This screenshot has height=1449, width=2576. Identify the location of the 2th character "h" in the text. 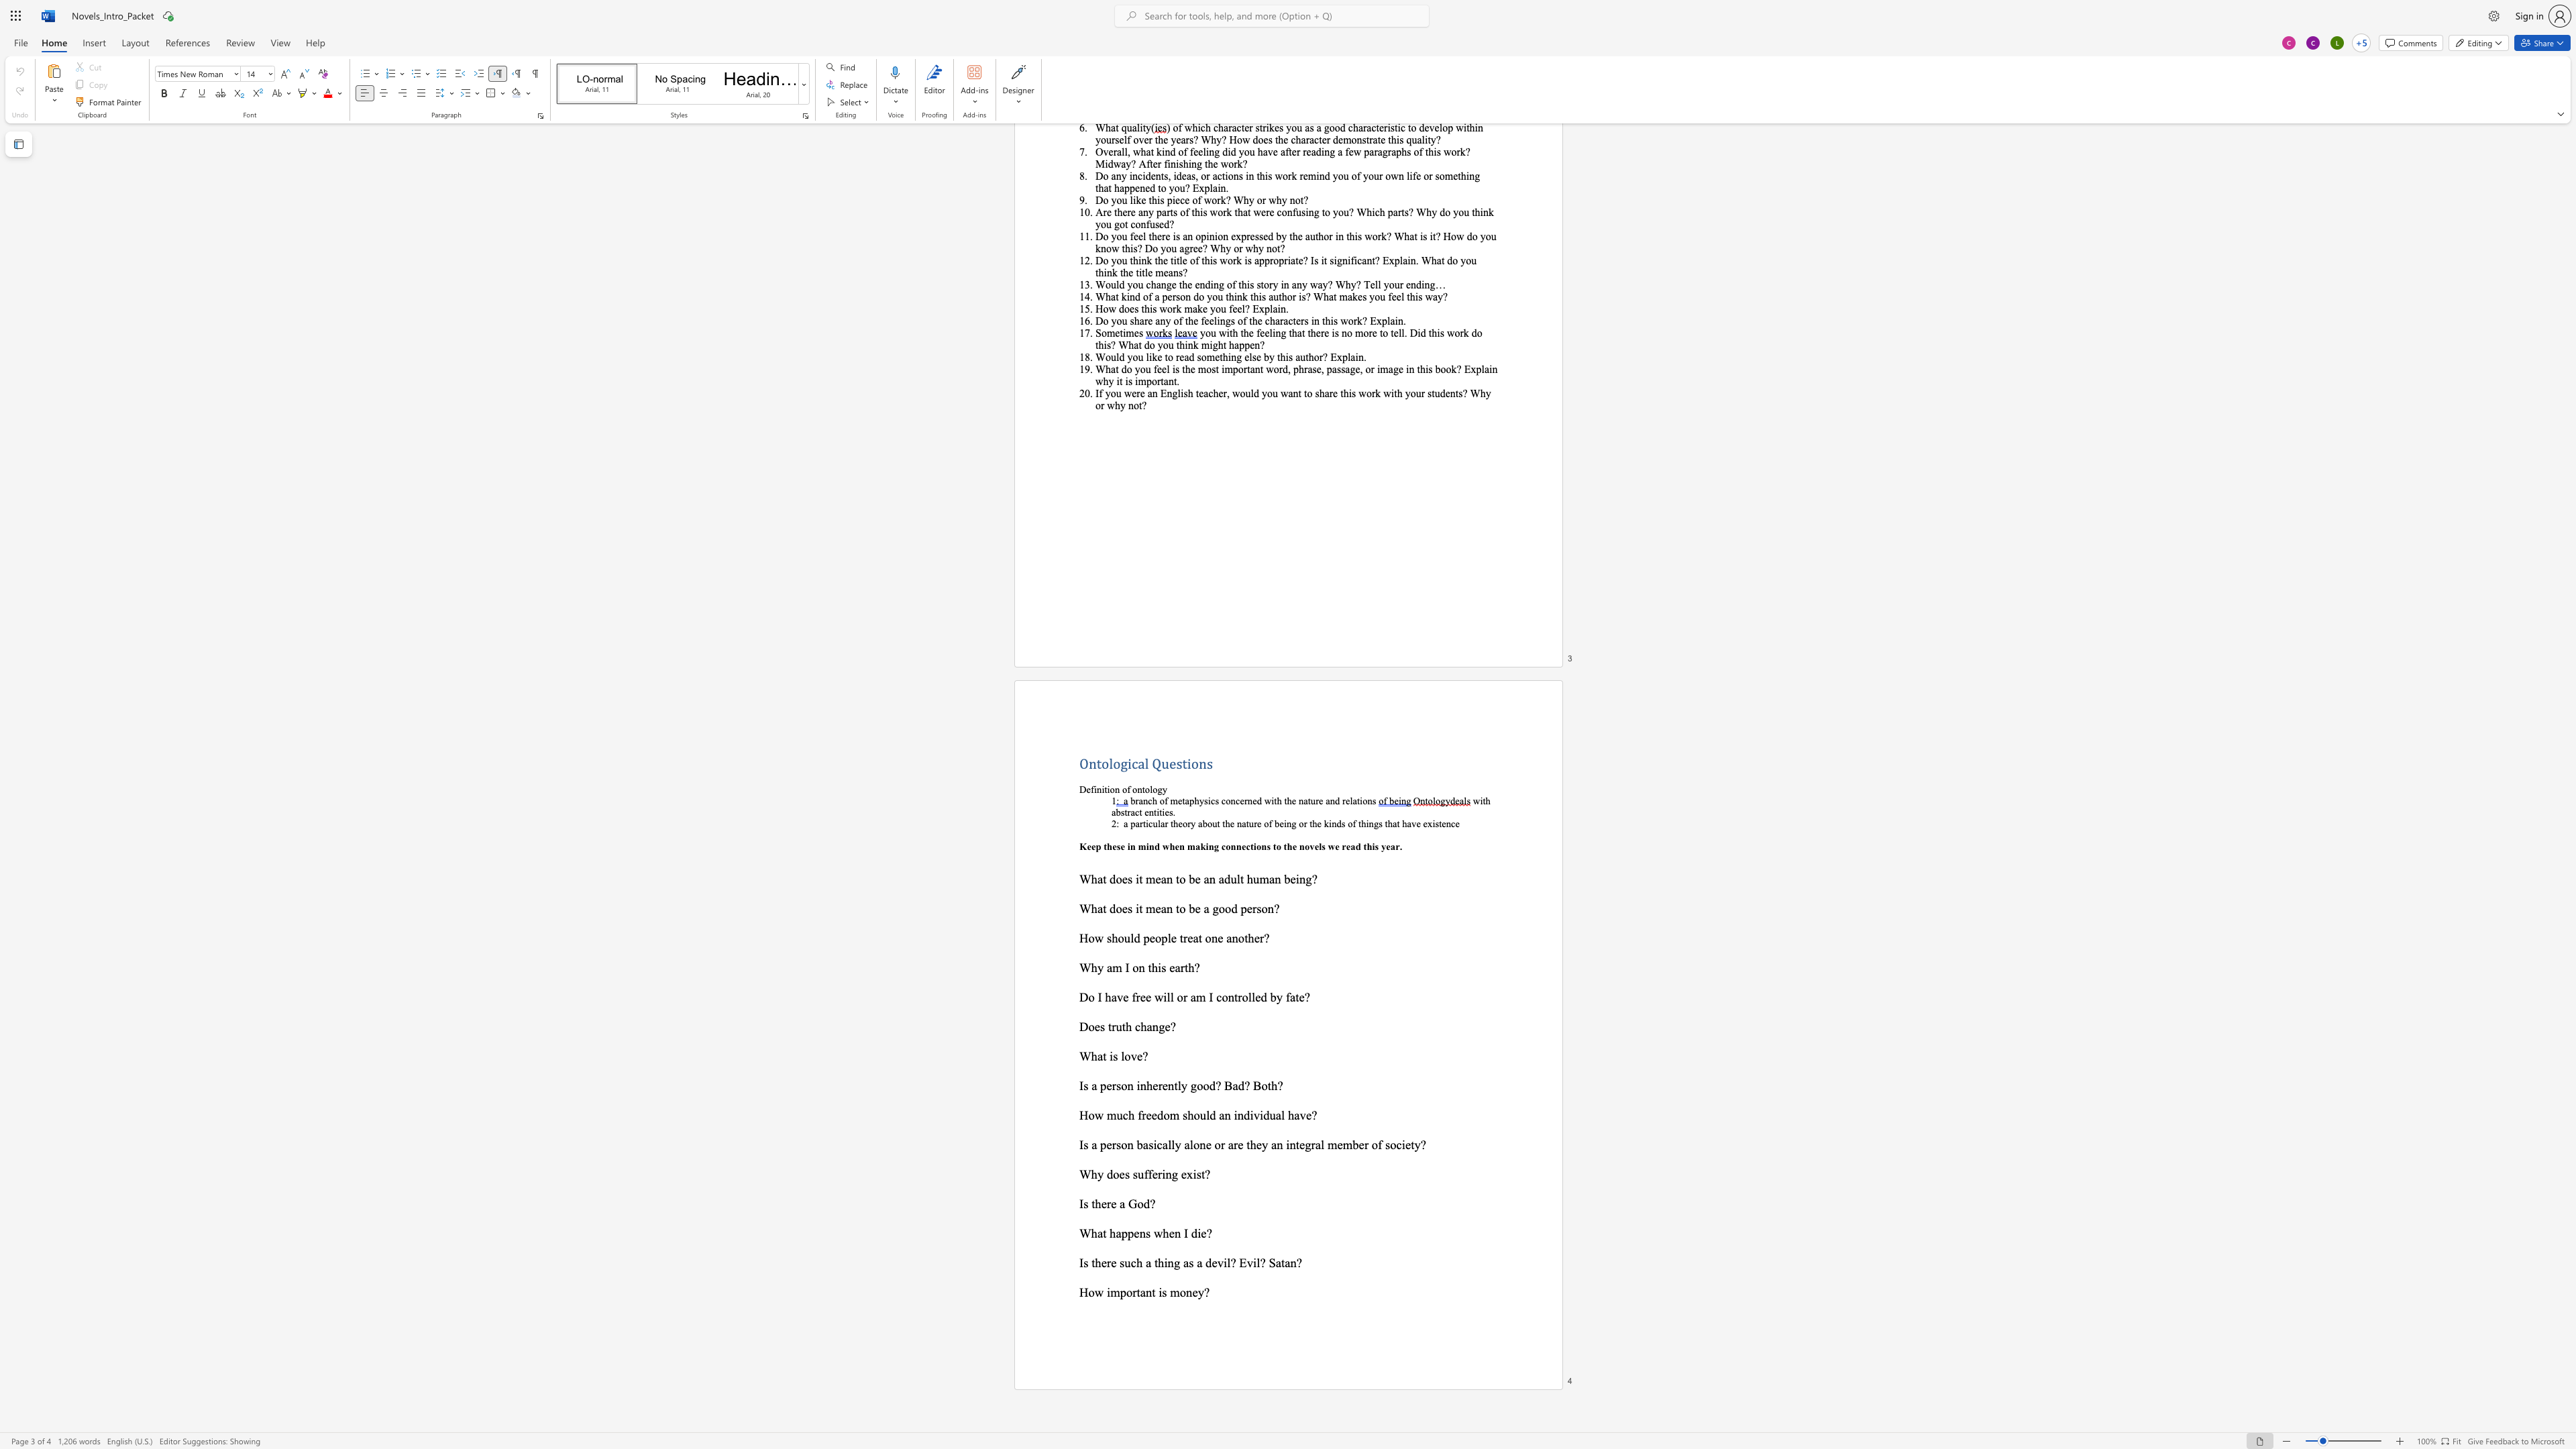
(1142, 1026).